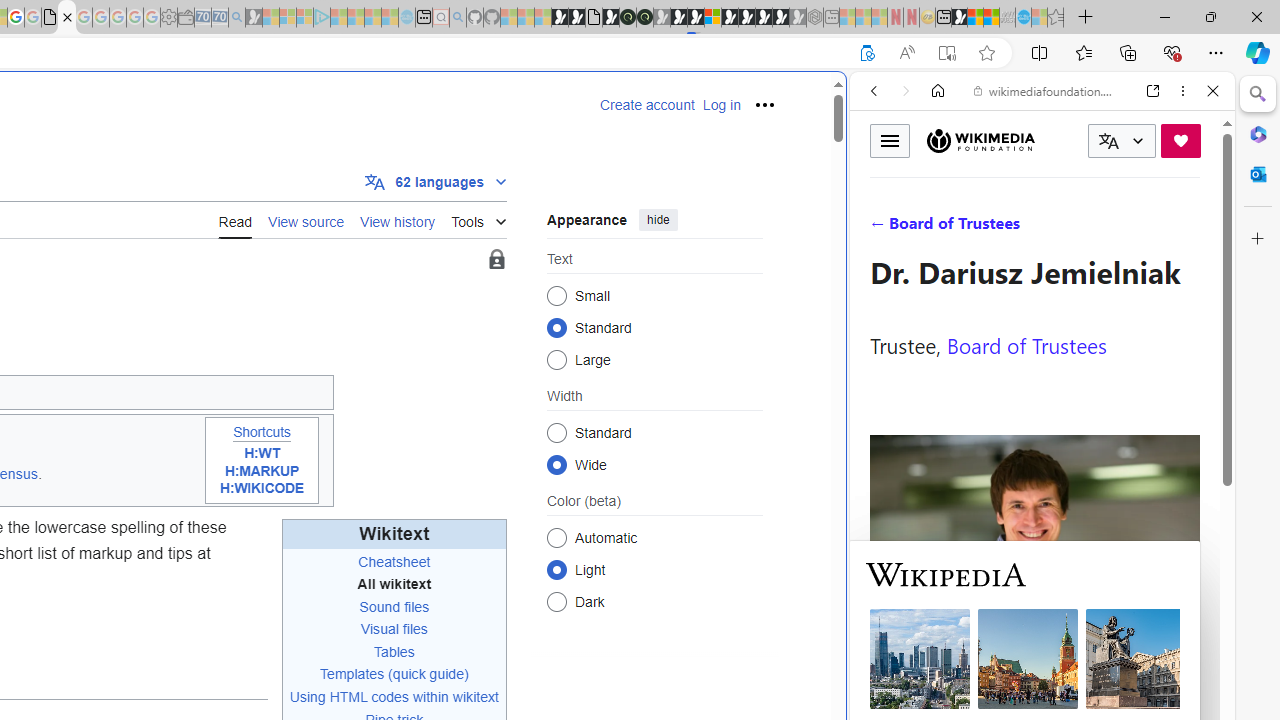  What do you see at coordinates (394, 695) in the screenshot?
I see `'Using HTML codes within wikitext'` at bounding box center [394, 695].